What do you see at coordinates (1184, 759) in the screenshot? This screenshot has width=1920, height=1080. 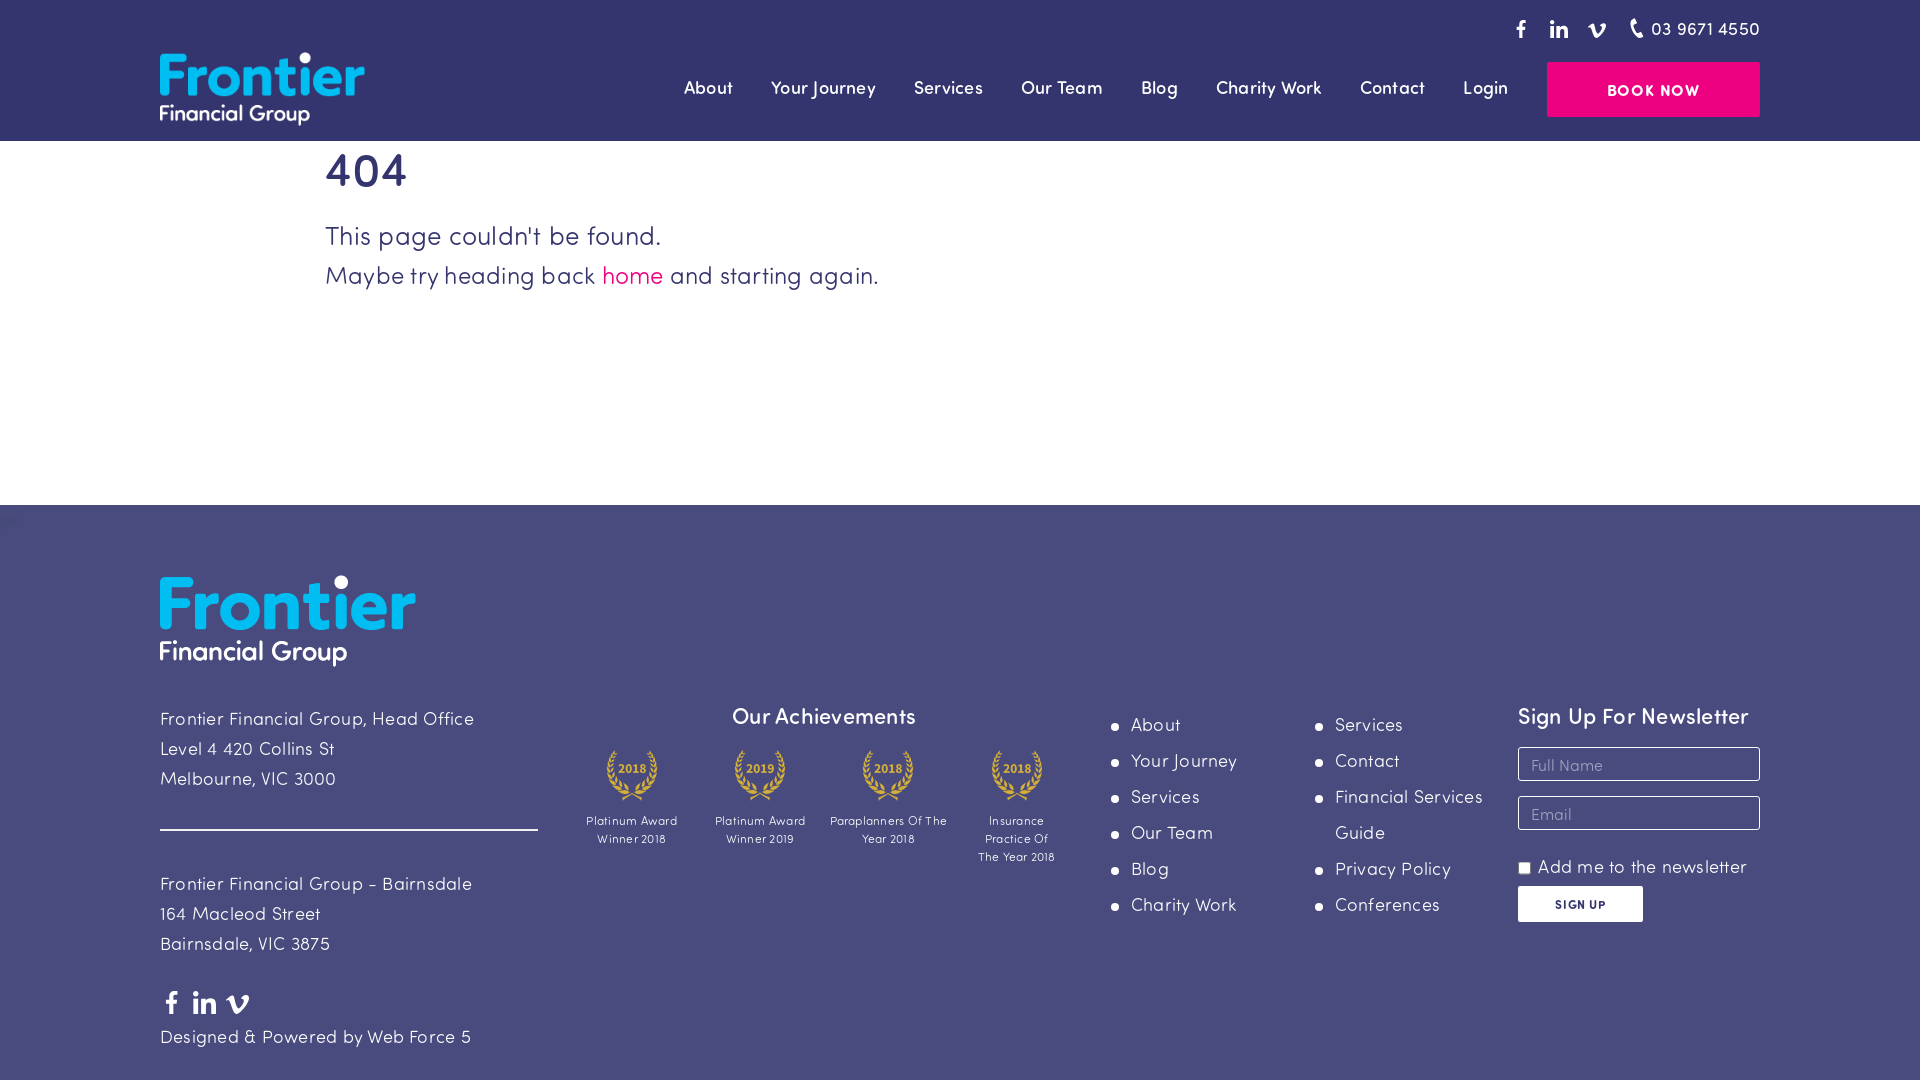 I see `'Your Journey'` at bounding box center [1184, 759].